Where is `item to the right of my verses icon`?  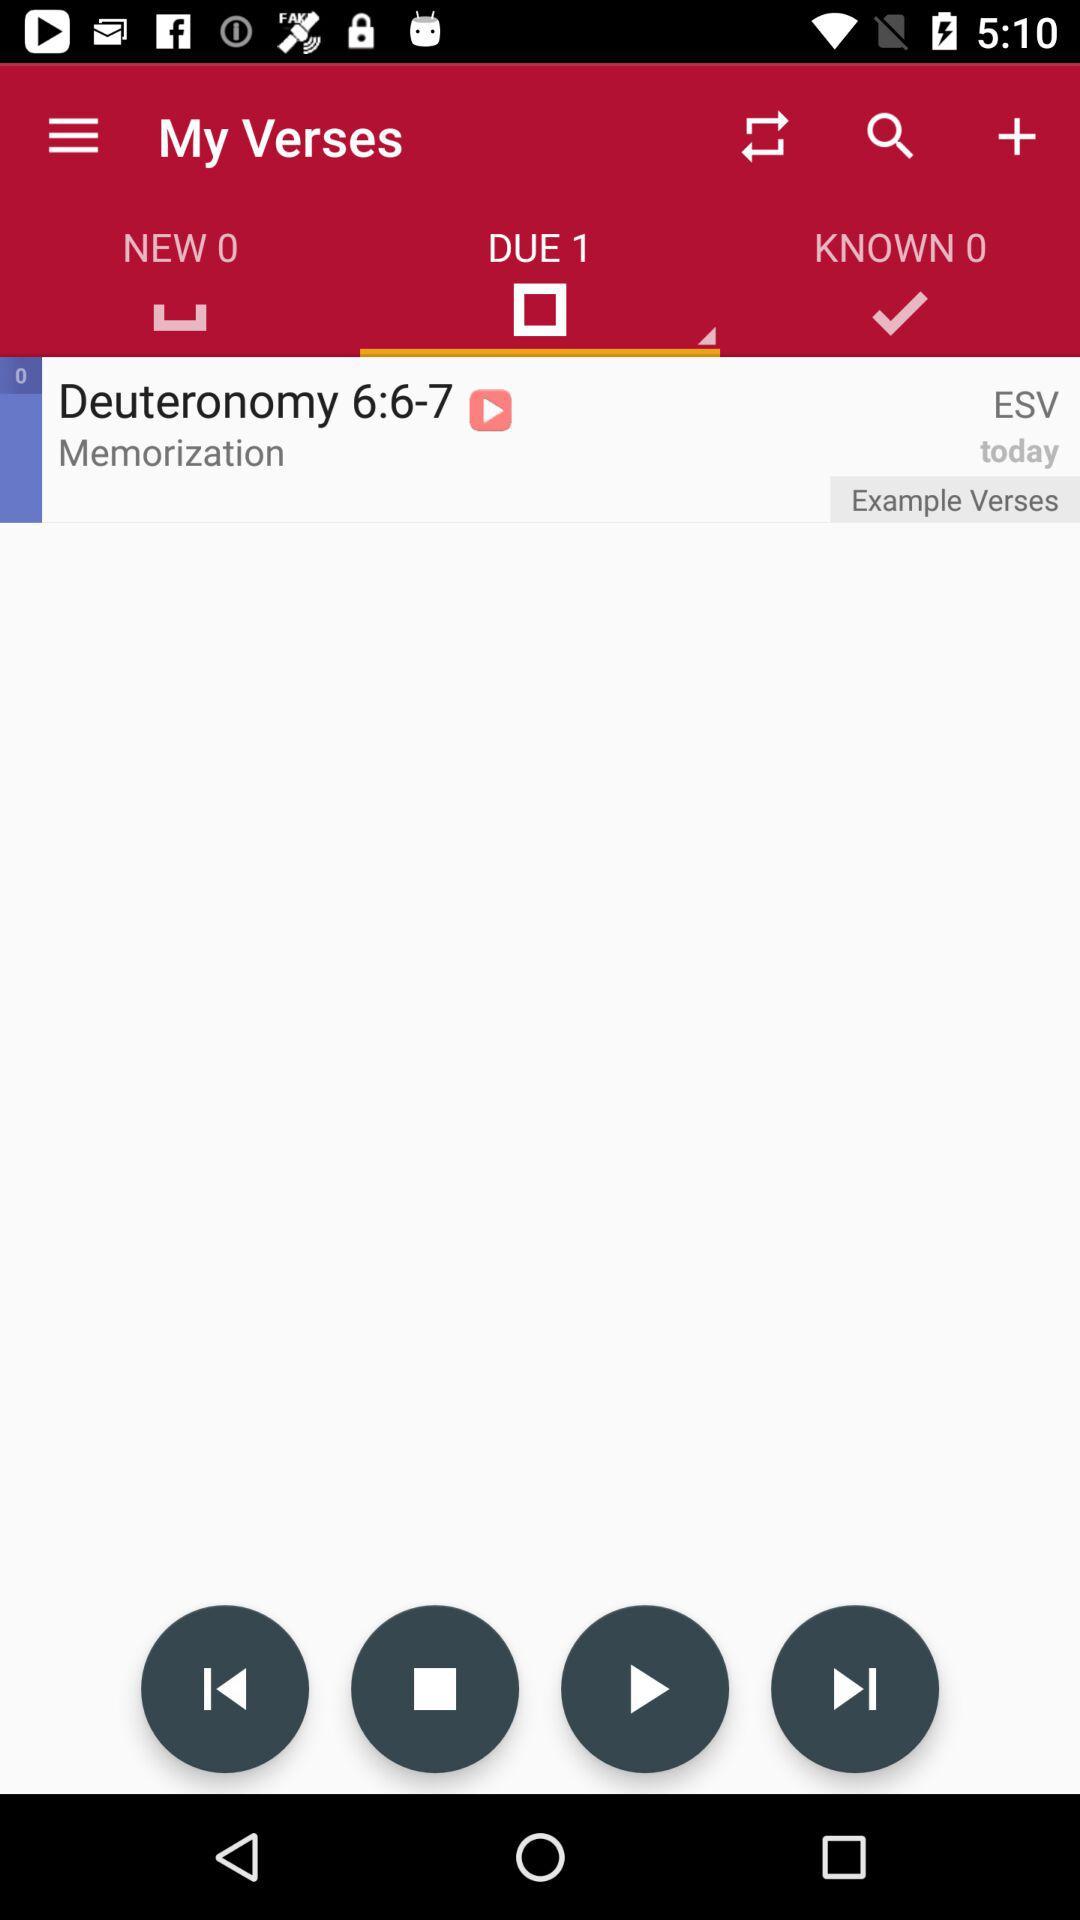
item to the right of my verses icon is located at coordinates (764, 135).